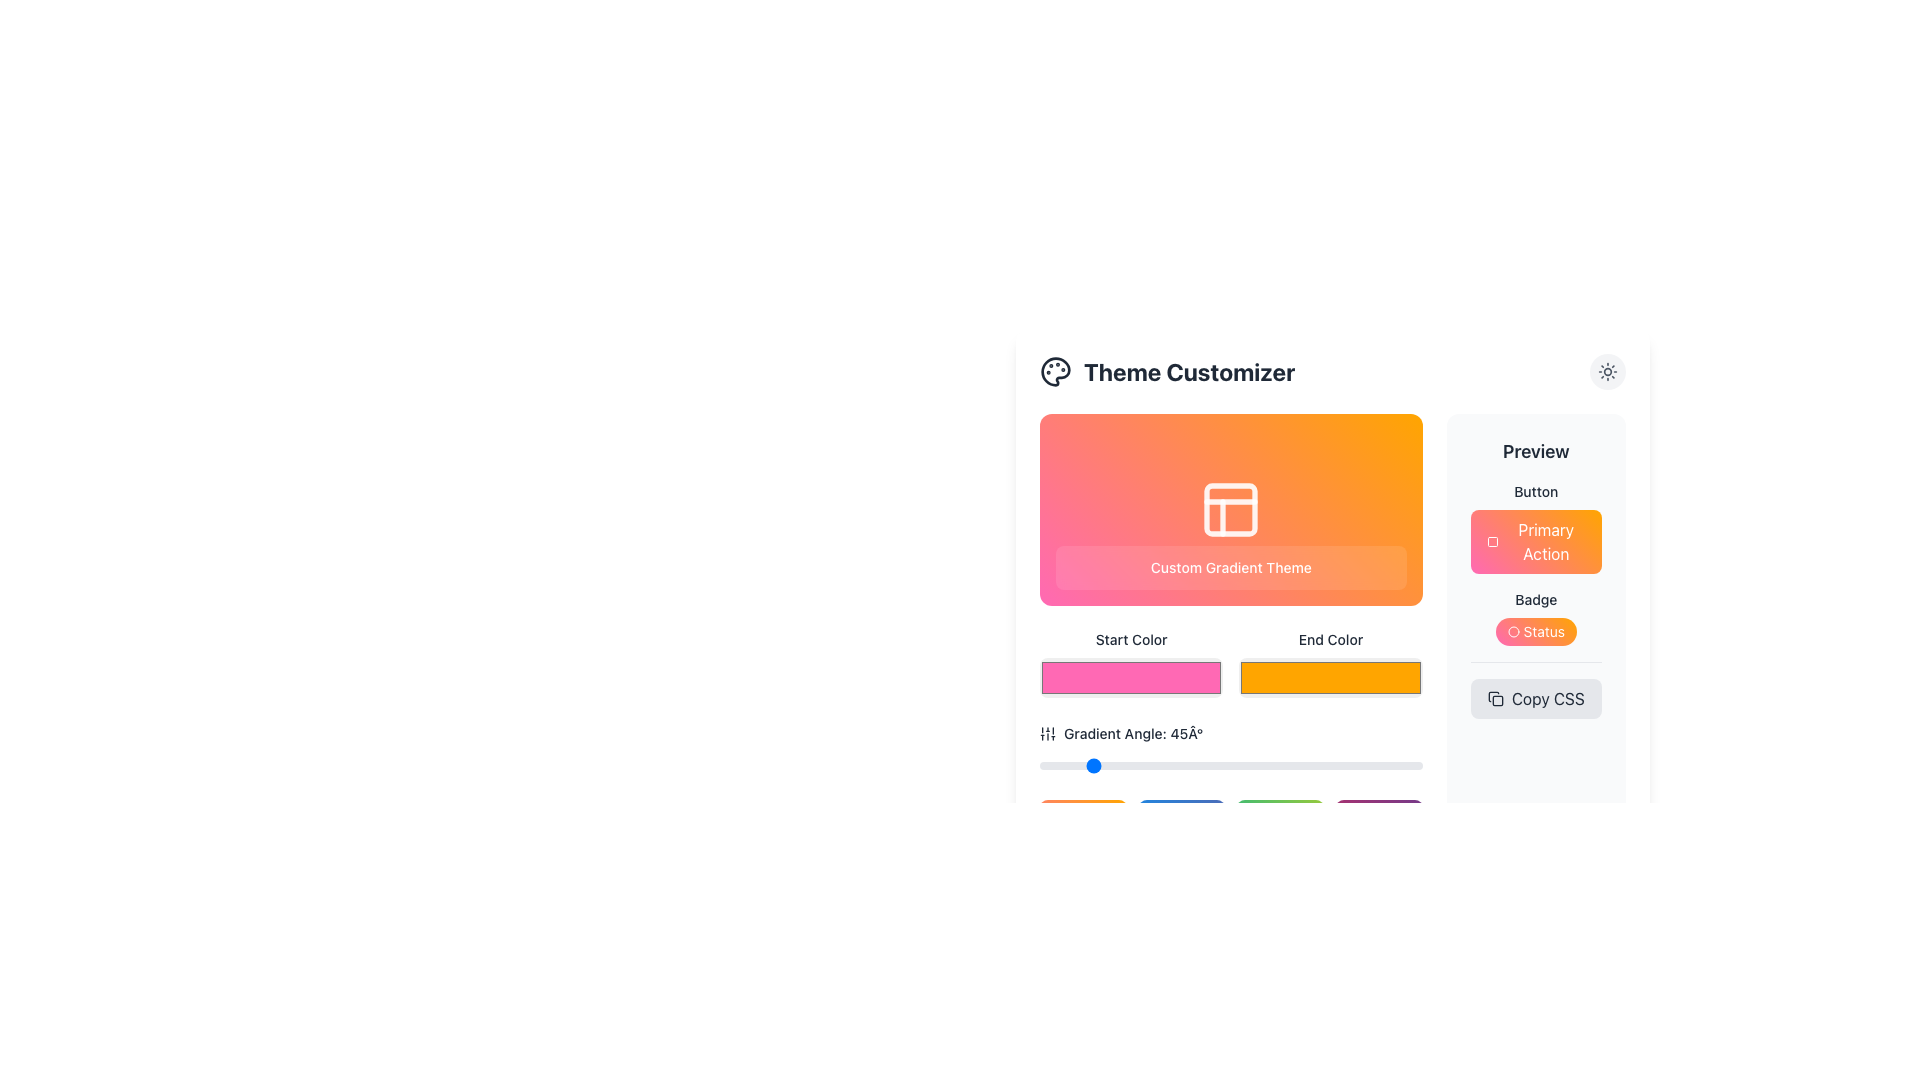 This screenshot has height=1080, width=1920. Describe the element at coordinates (1083, 765) in the screenshot. I see `the gradient angle slider` at that location.